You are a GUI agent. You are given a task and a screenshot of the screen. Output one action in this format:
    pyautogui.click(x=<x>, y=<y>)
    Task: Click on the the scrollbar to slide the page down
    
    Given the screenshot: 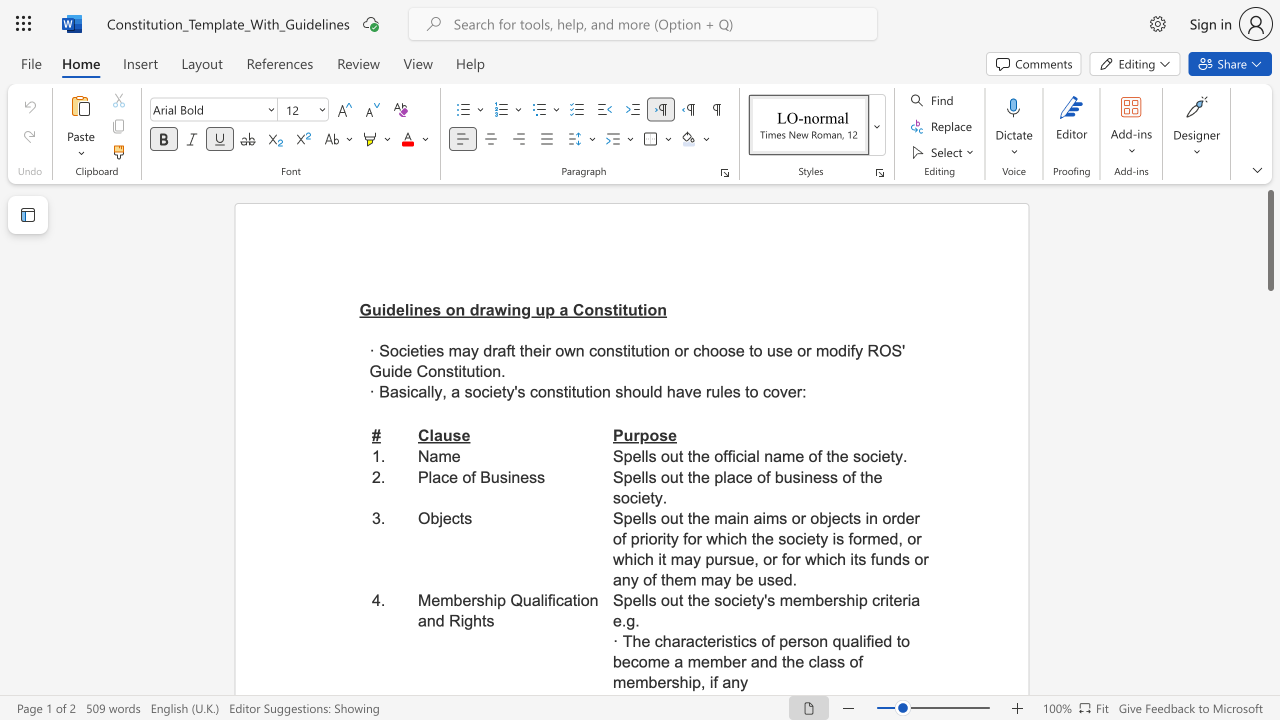 What is the action you would take?
    pyautogui.click(x=1269, y=528)
    